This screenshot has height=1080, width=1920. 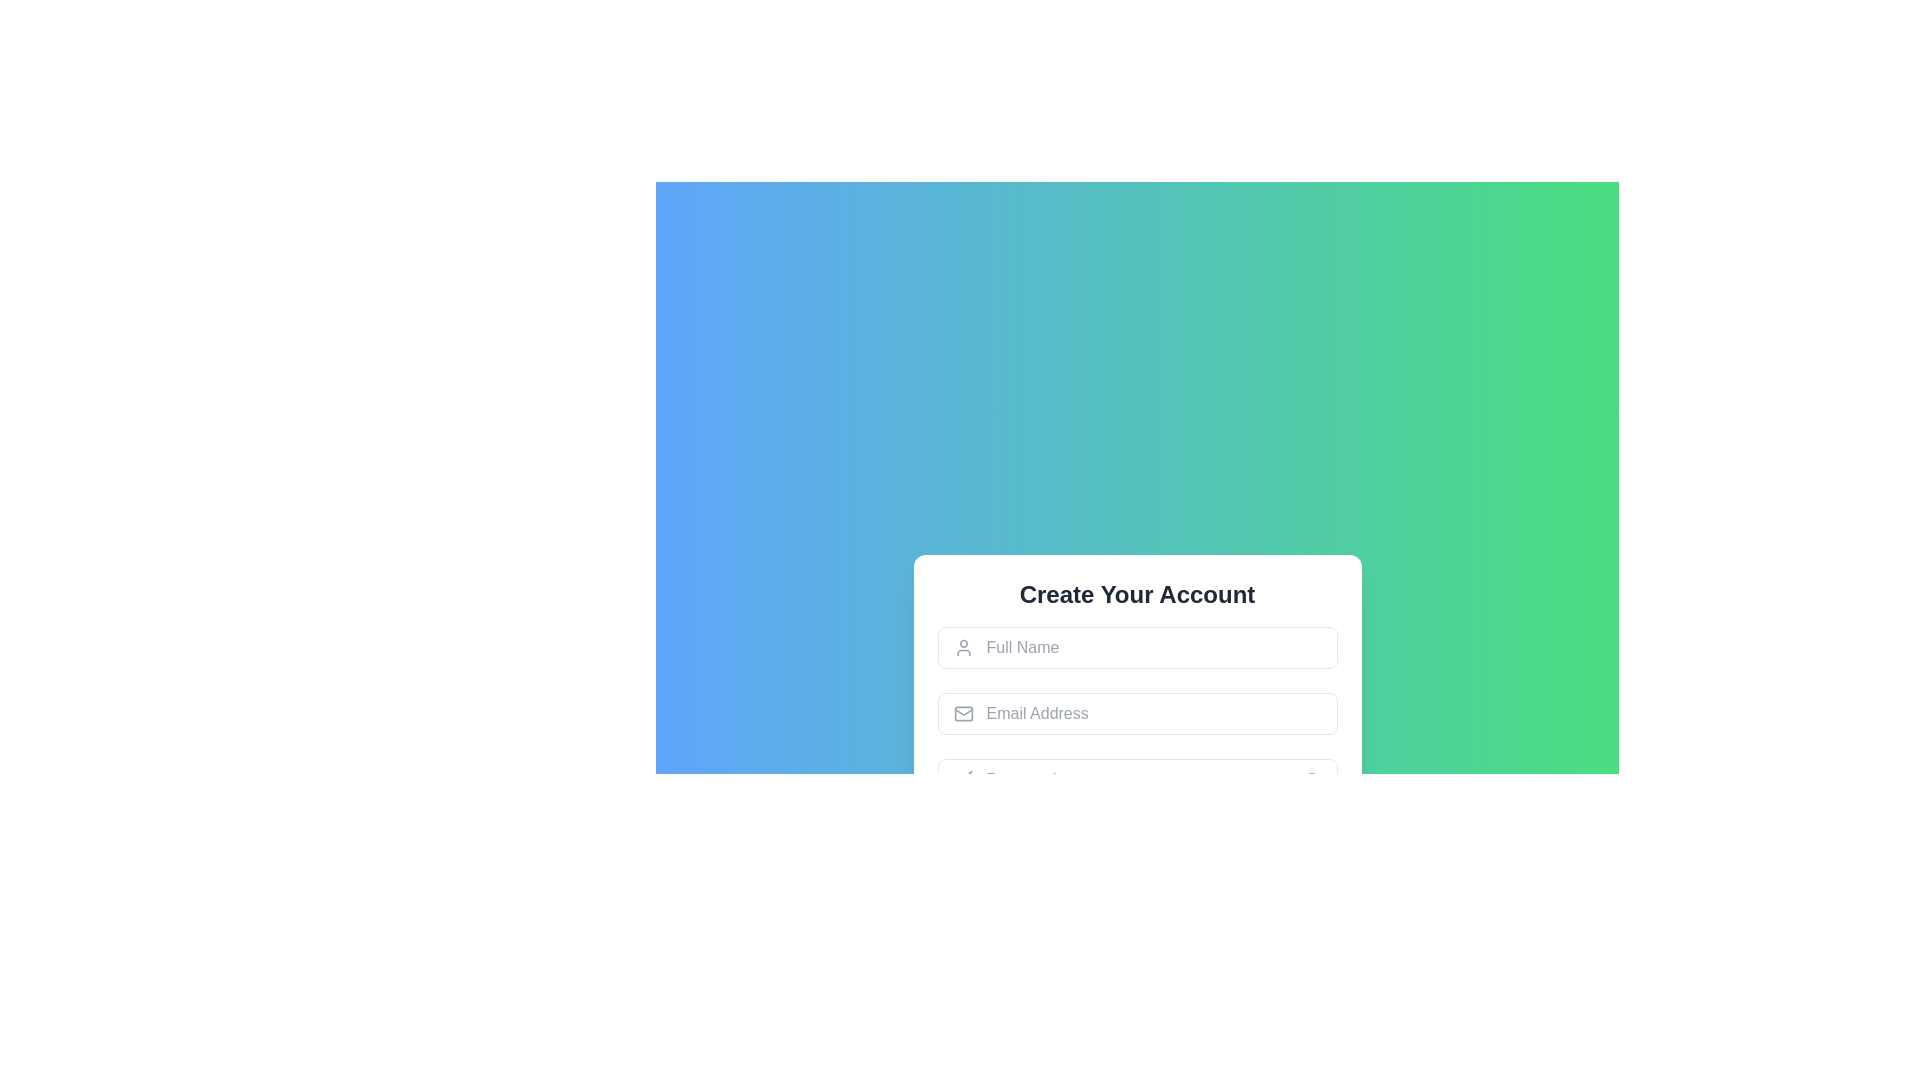 What do you see at coordinates (1311, 778) in the screenshot?
I see `the password visibility toggle button located at the far right of the password input field to change its color` at bounding box center [1311, 778].